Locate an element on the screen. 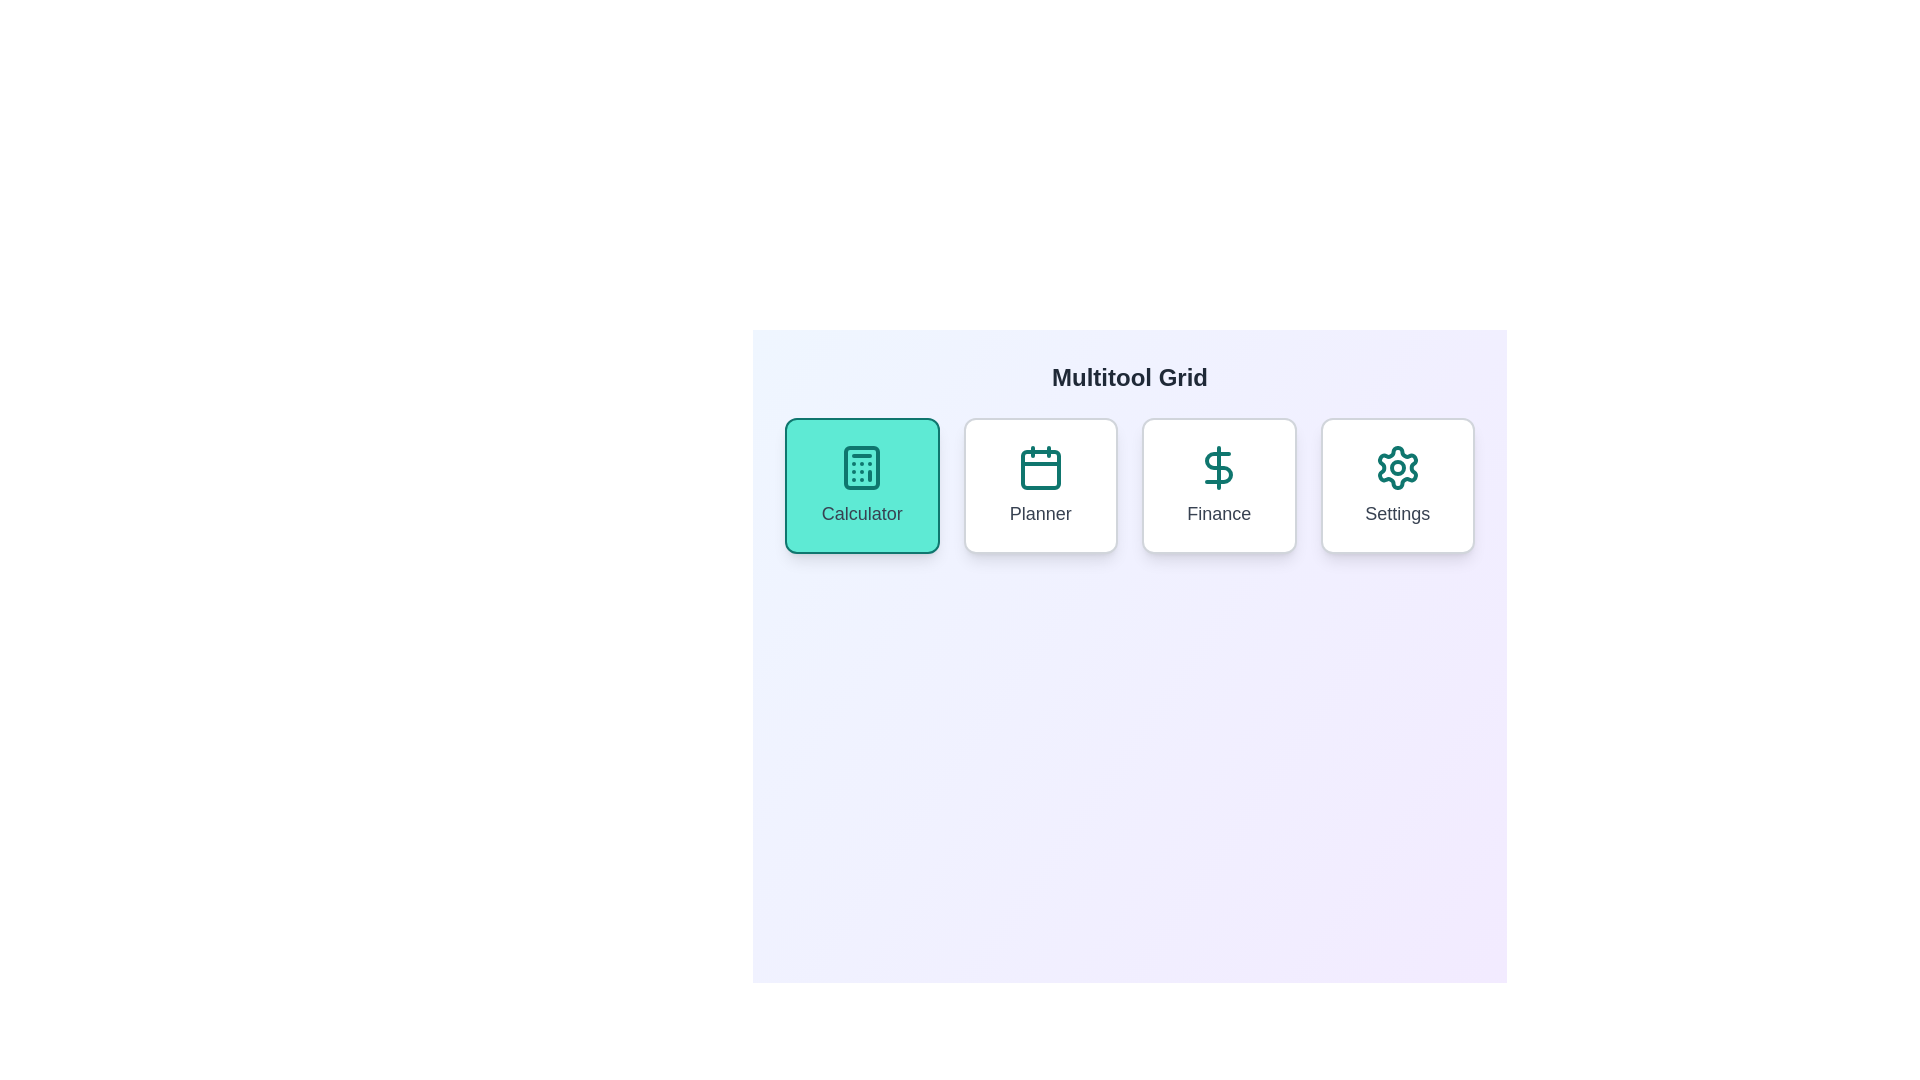 The height and width of the screenshot is (1080, 1920). the third card in the grid layout that contains a teal dollar sign icon and the text 'Finance' is located at coordinates (1218, 486).